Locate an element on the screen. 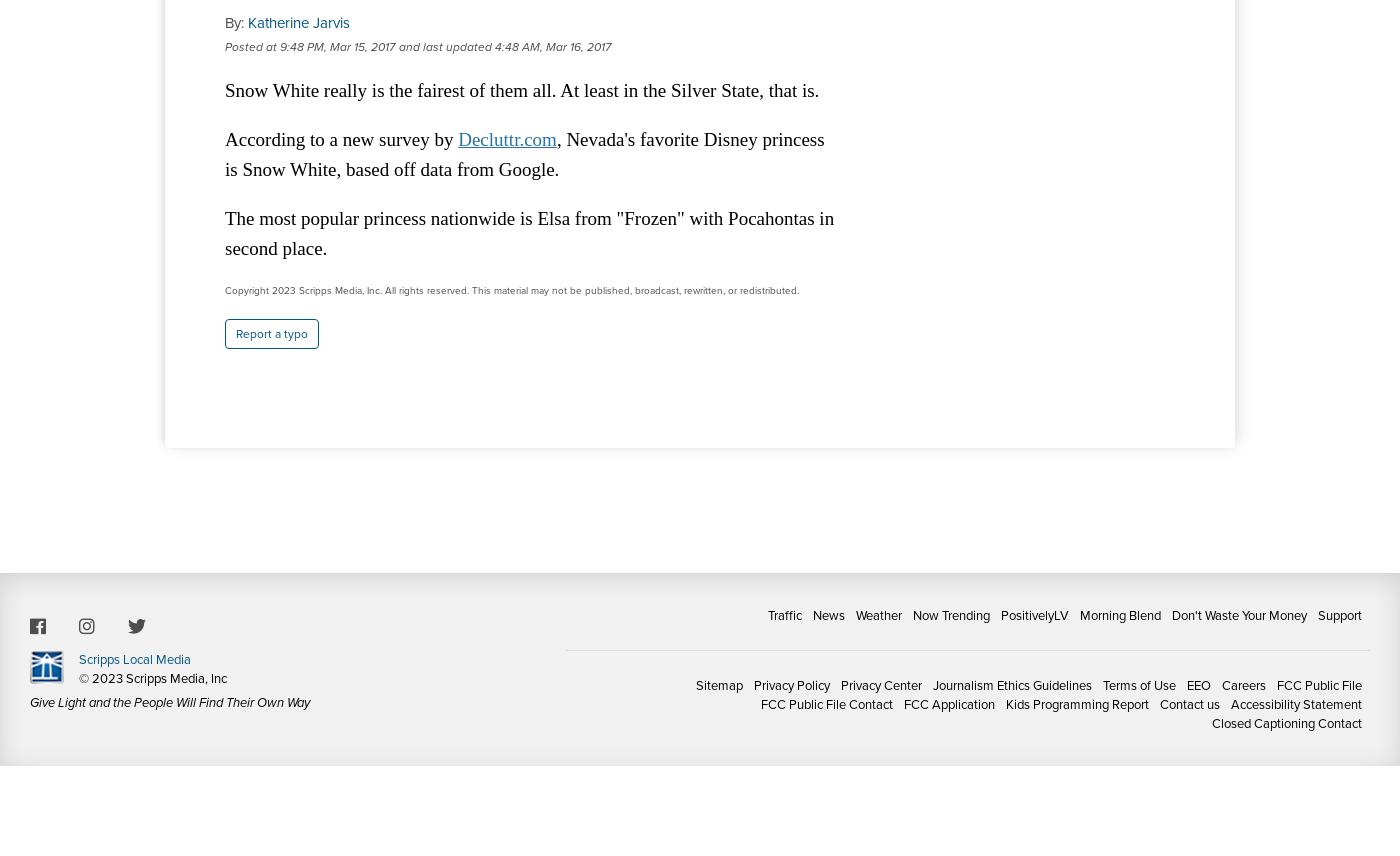 This screenshot has width=1400, height=856. 'Terms of Use' is located at coordinates (1139, 684).